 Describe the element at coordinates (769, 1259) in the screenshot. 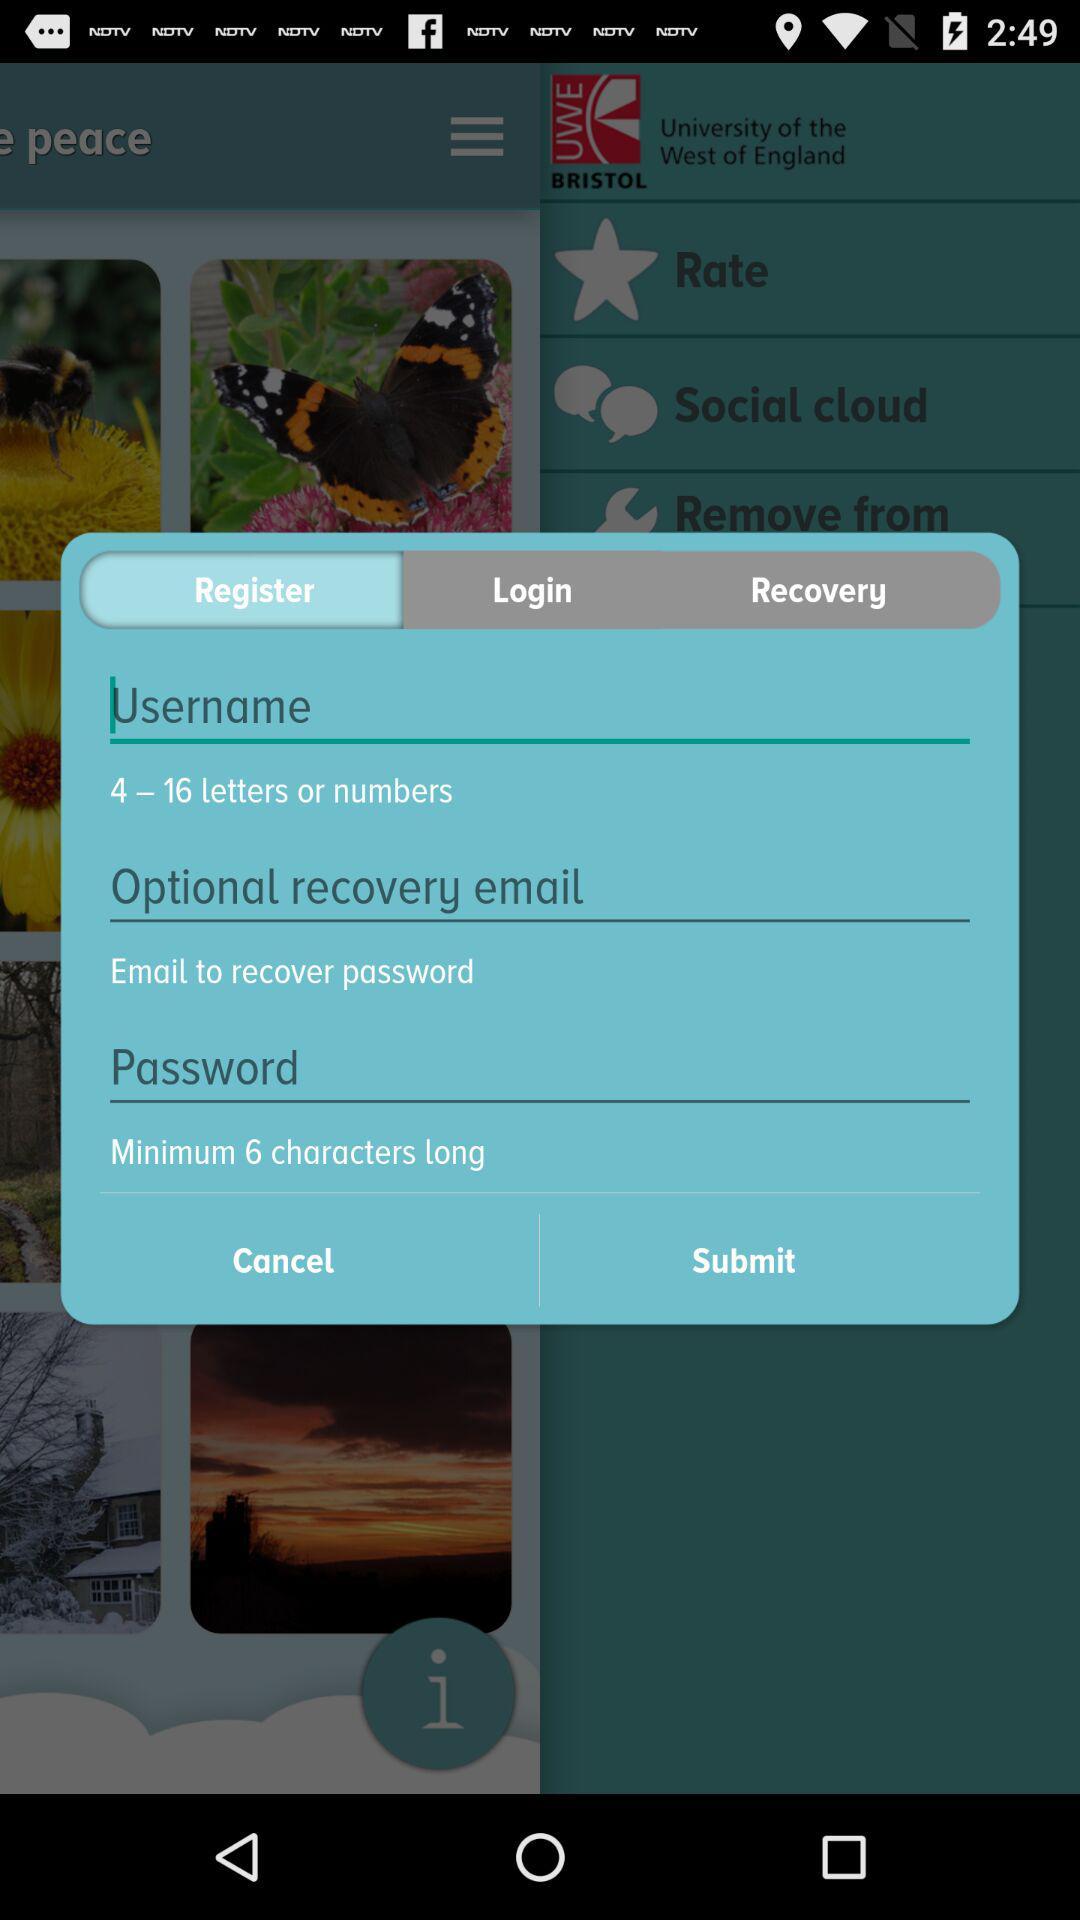

I see `the submit` at that location.